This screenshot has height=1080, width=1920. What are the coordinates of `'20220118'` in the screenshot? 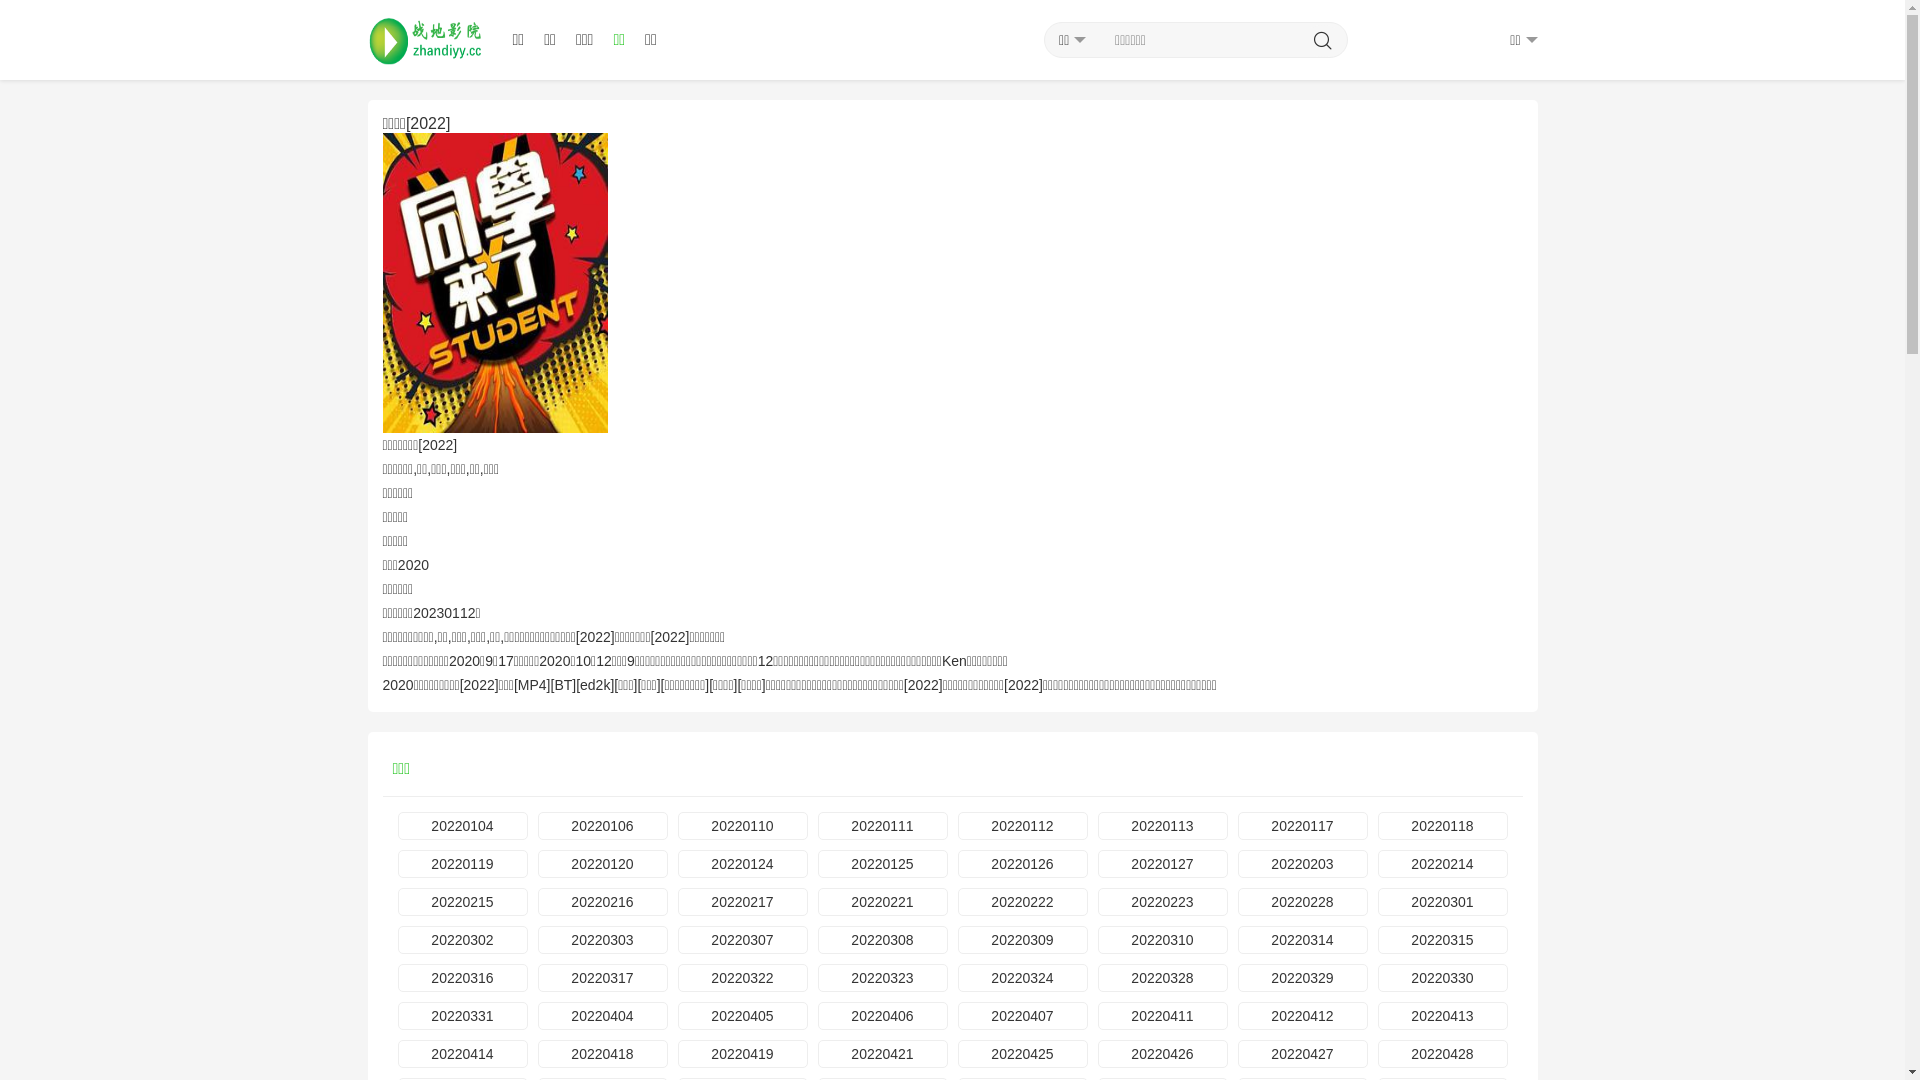 It's located at (1443, 825).